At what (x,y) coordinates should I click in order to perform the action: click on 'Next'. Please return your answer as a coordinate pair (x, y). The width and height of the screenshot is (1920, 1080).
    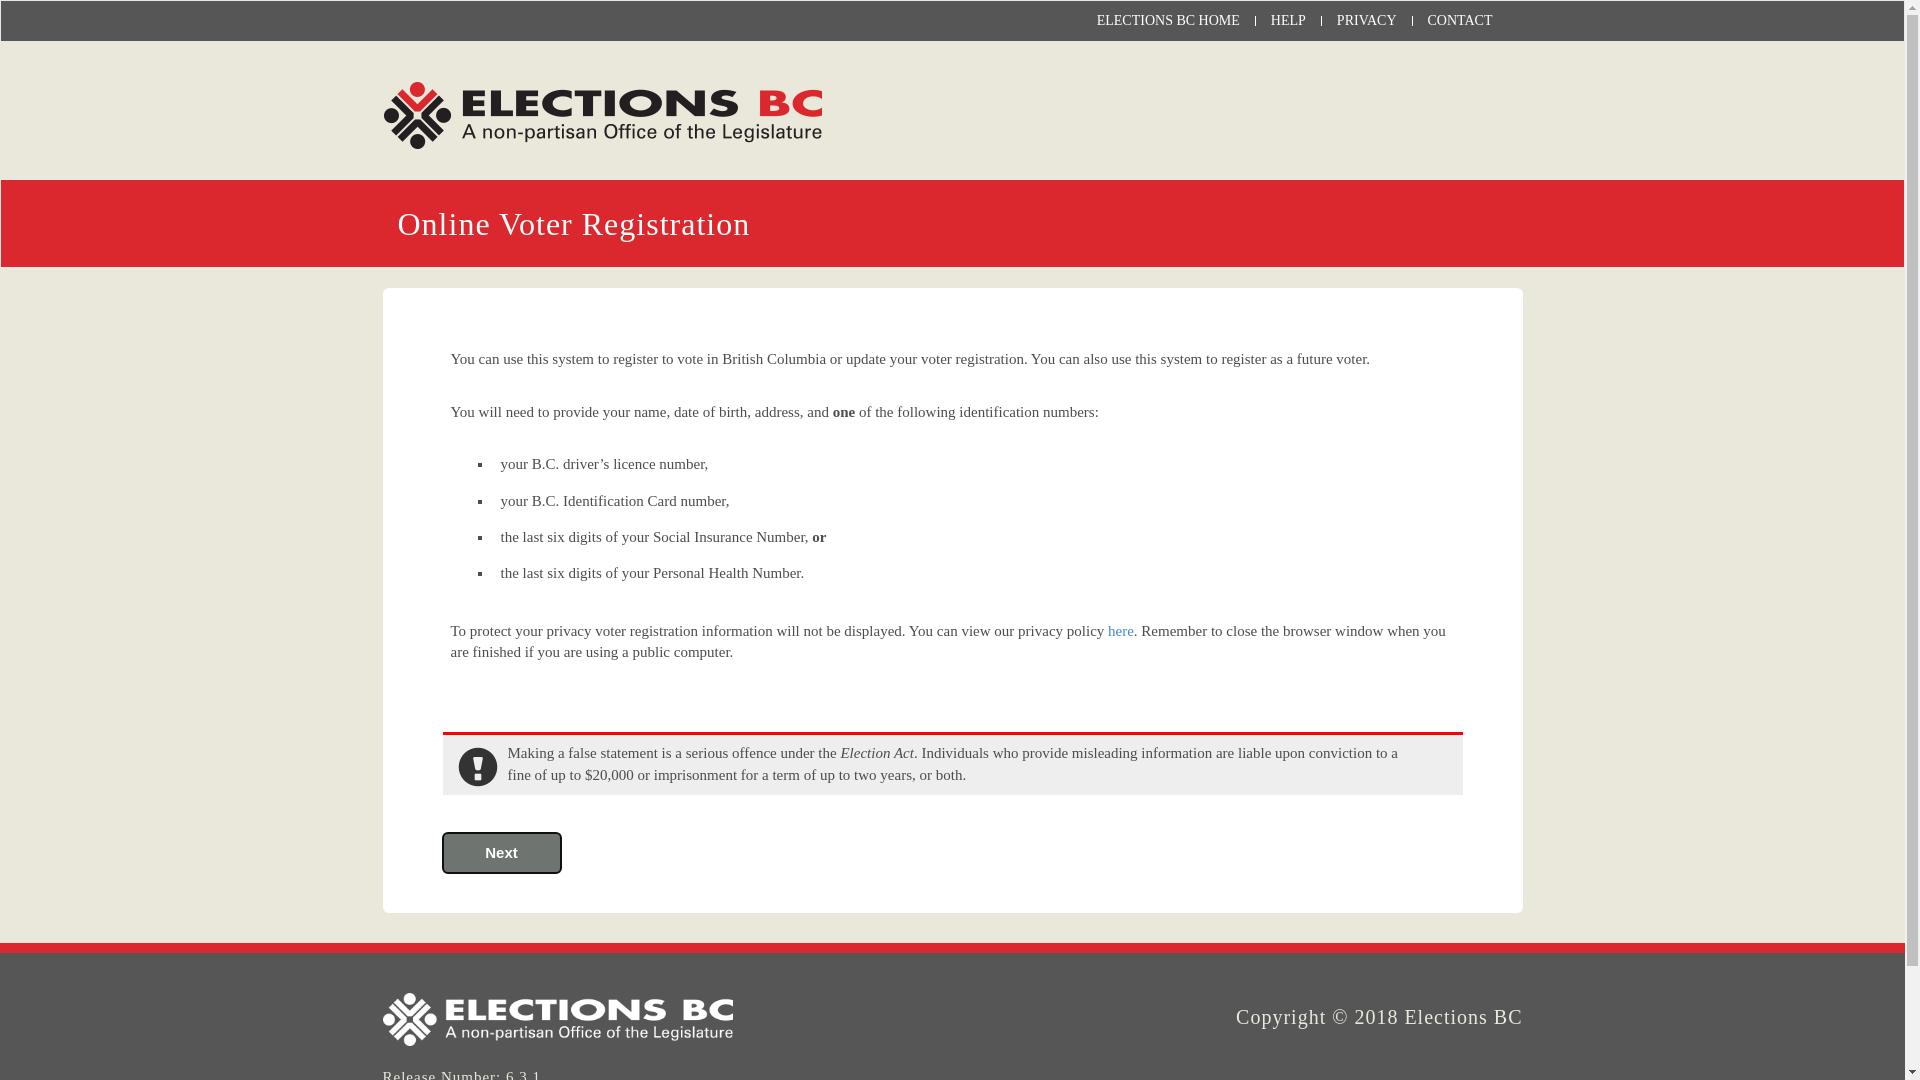
    Looking at the image, I should click on (440, 852).